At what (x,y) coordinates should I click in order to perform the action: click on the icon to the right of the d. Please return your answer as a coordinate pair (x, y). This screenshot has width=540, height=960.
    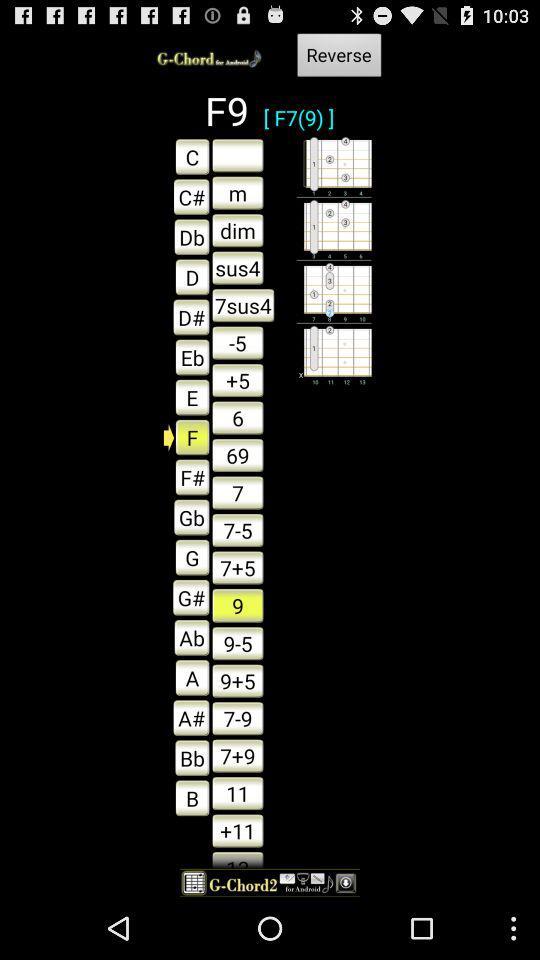
    Looking at the image, I should click on (243, 305).